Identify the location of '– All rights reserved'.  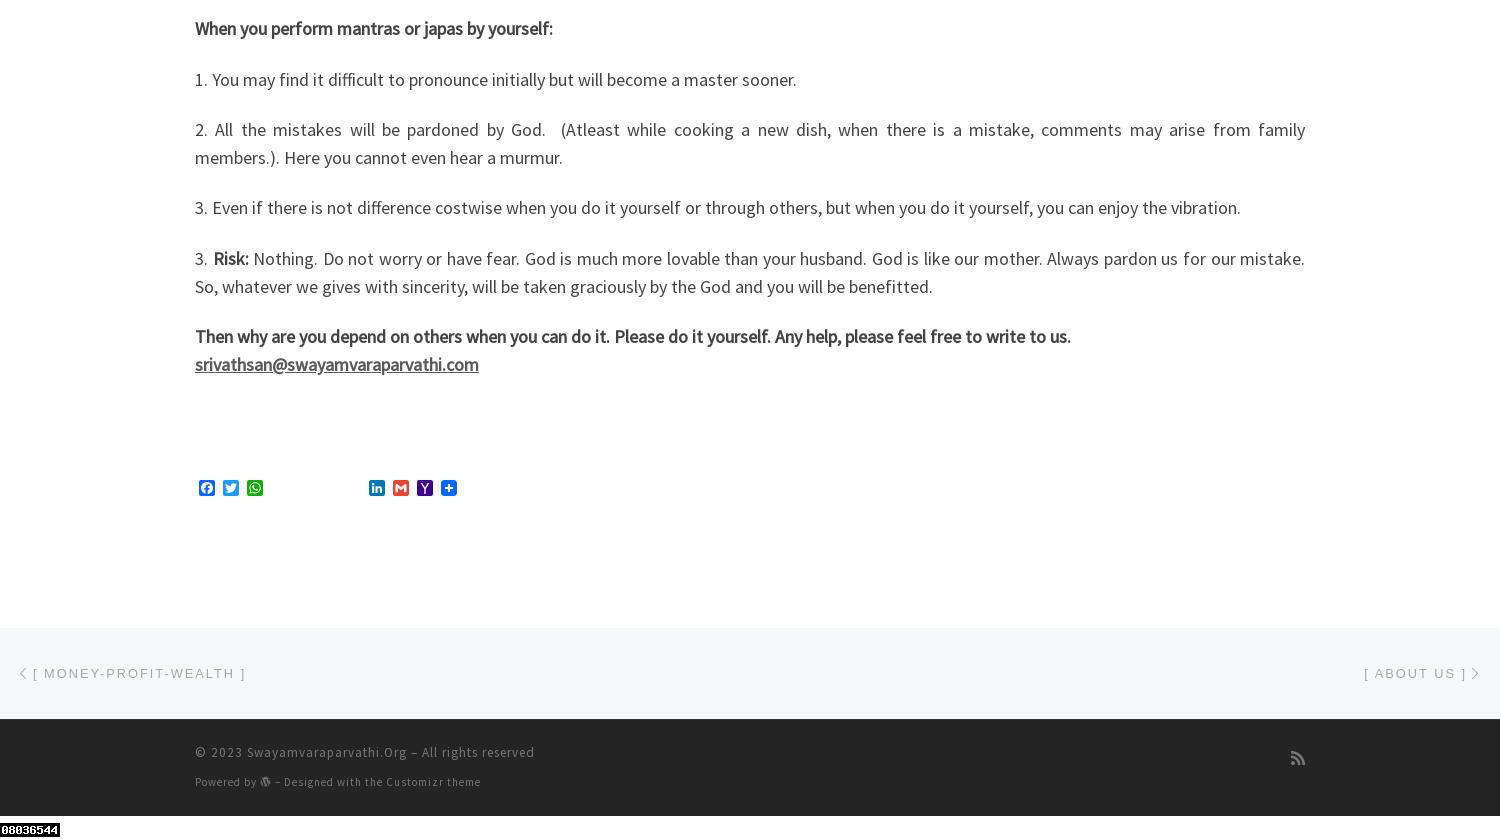
(470, 751).